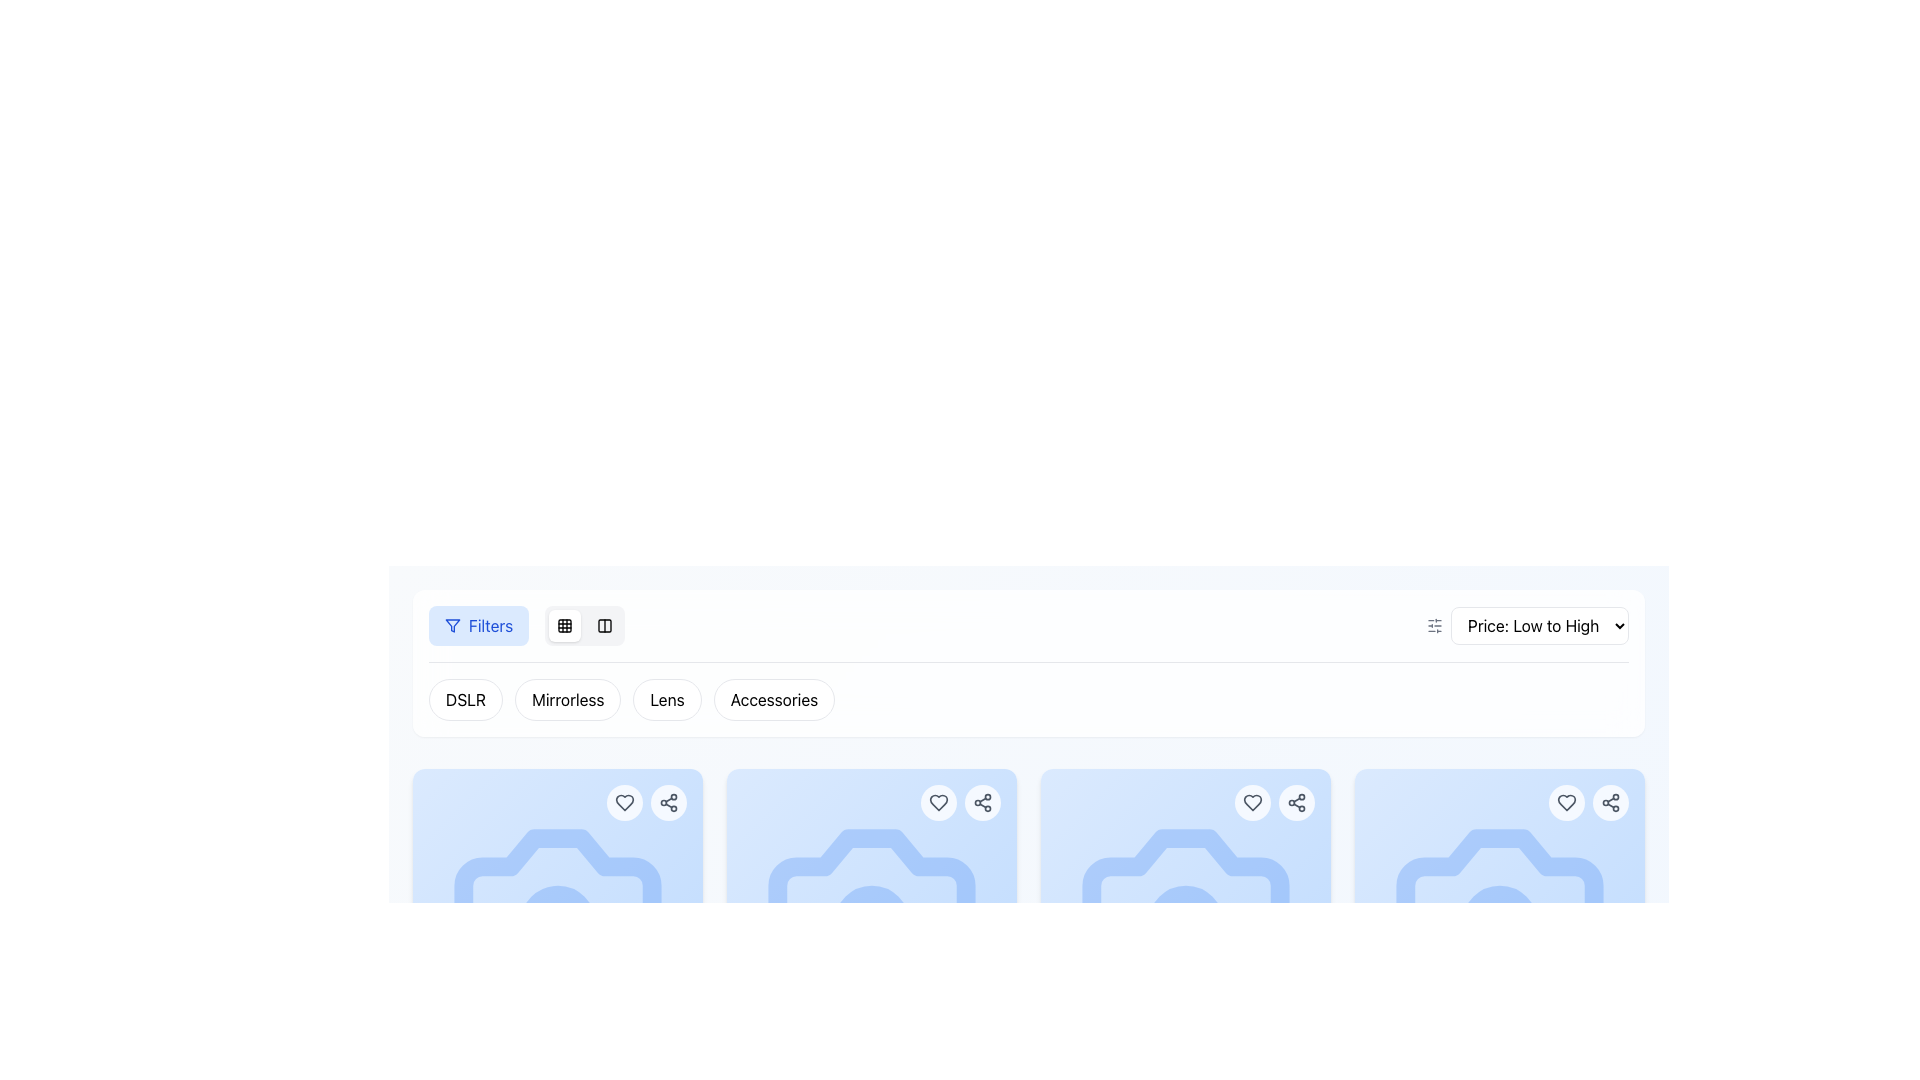 Image resolution: width=1920 pixels, height=1080 pixels. I want to click on the heart-shaped icon in the top-right corner of the third card to favorite the item, so click(1251, 801).